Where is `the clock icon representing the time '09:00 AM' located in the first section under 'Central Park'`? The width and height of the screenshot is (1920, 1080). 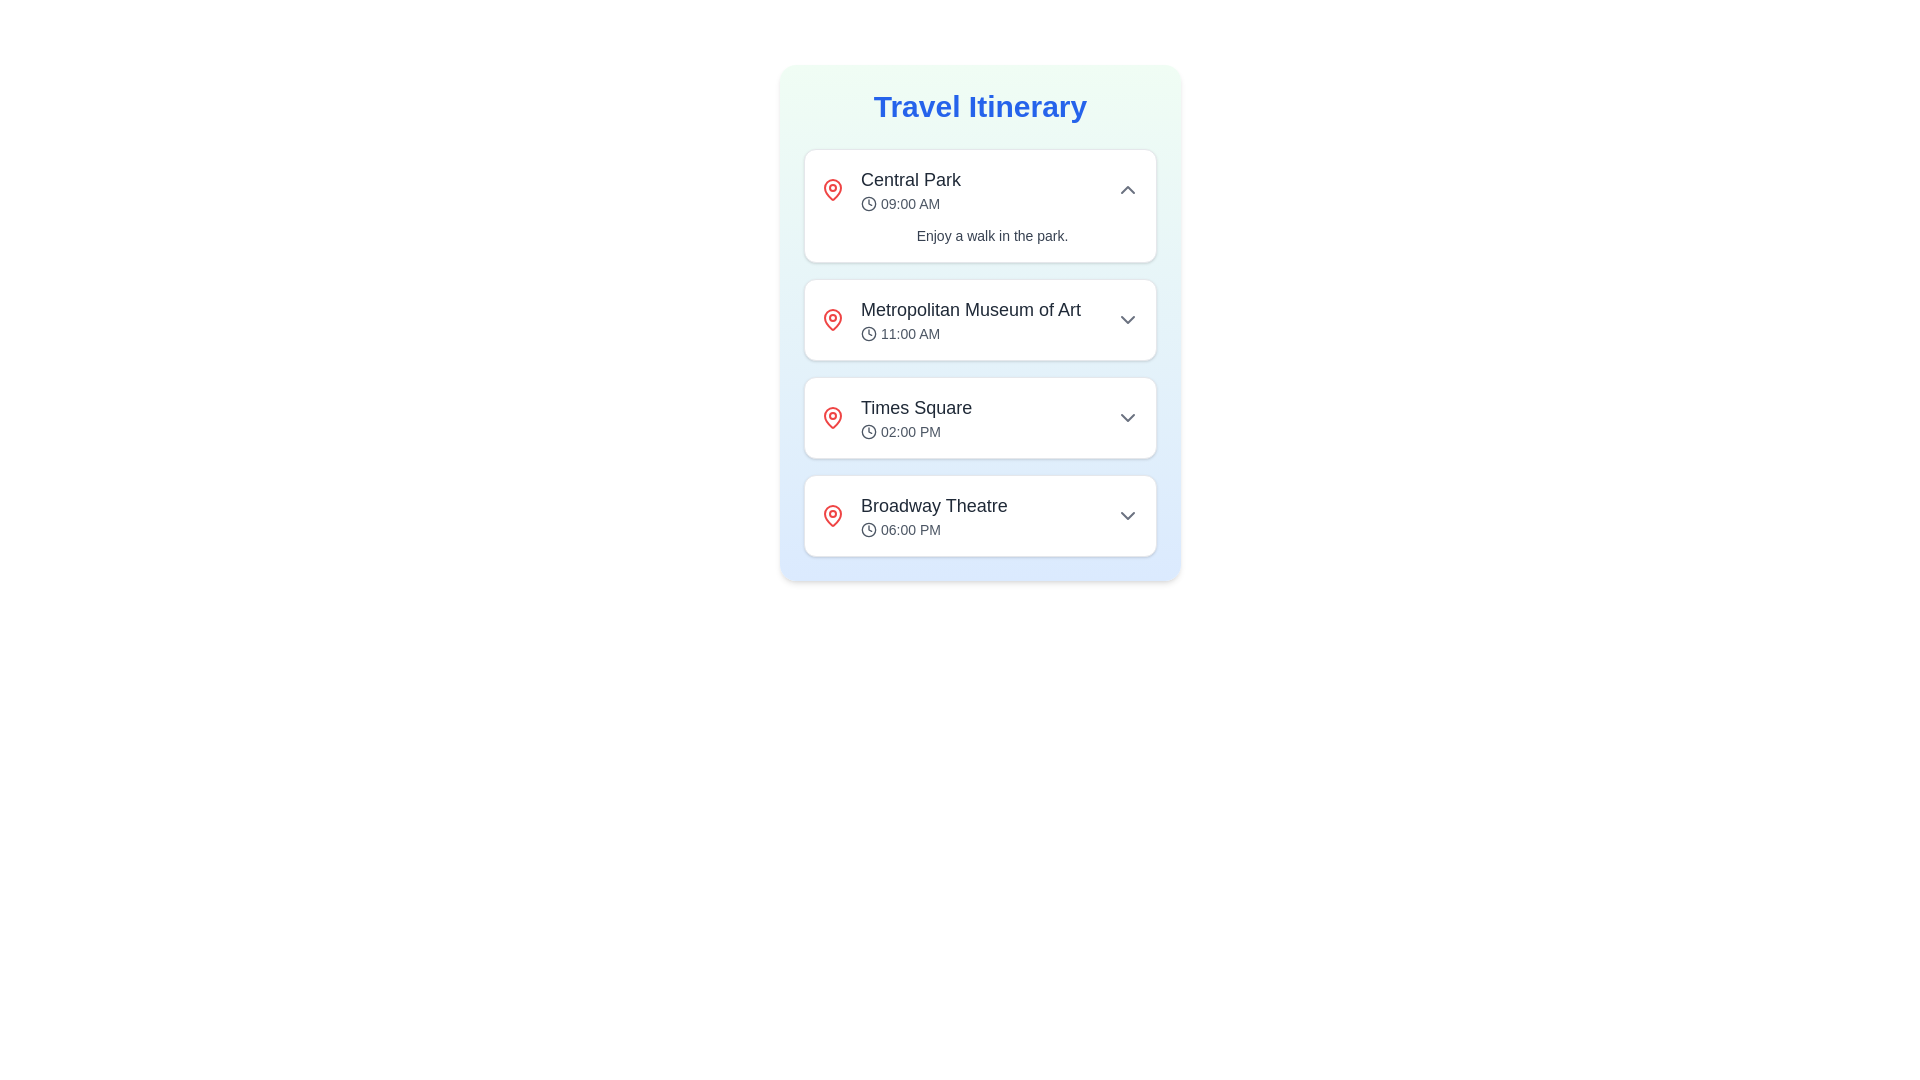
the clock icon representing the time '09:00 AM' located in the first section under 'Central Park' is located at coordinates (868, 204).